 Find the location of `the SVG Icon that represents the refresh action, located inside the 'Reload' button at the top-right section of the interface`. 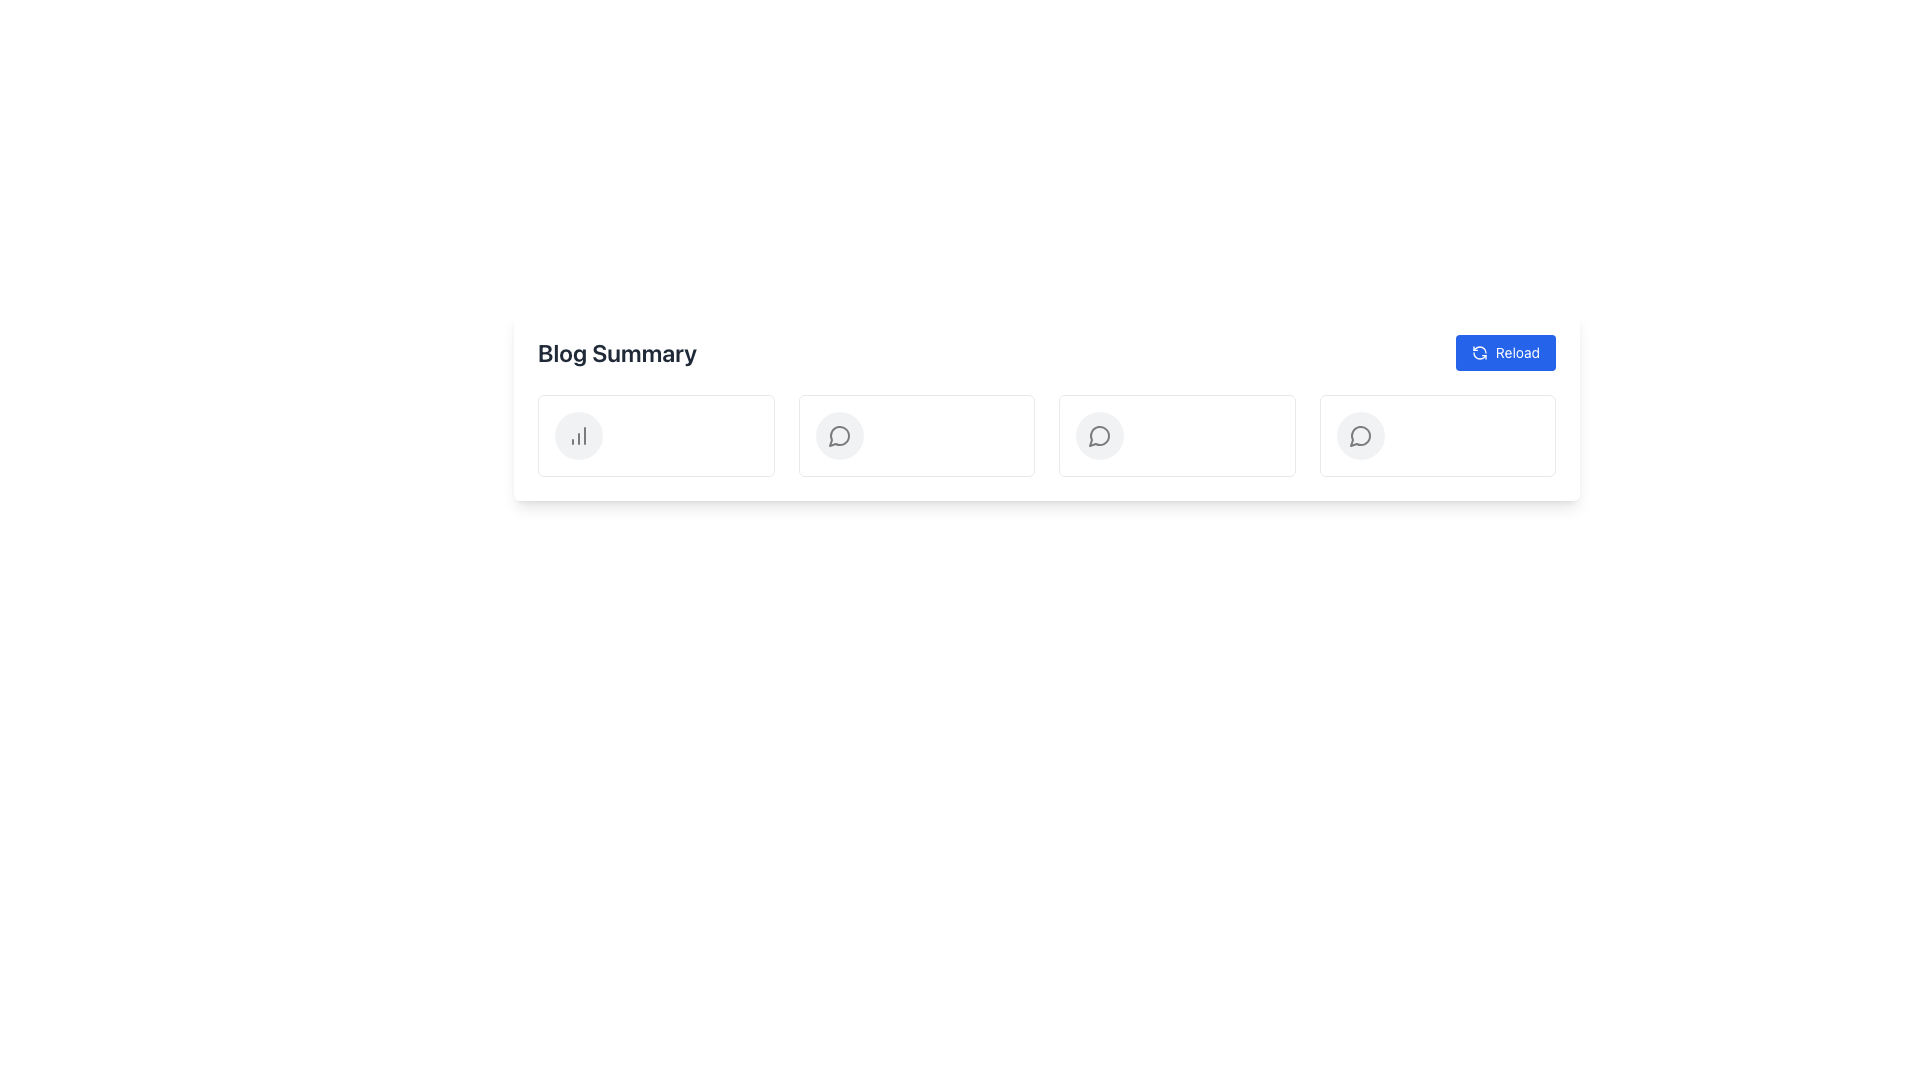

the SVG Icon that represents the refresh action, located inside the 'Reload' button at the top-right section of the interface is located at coordinates (1479, 352).